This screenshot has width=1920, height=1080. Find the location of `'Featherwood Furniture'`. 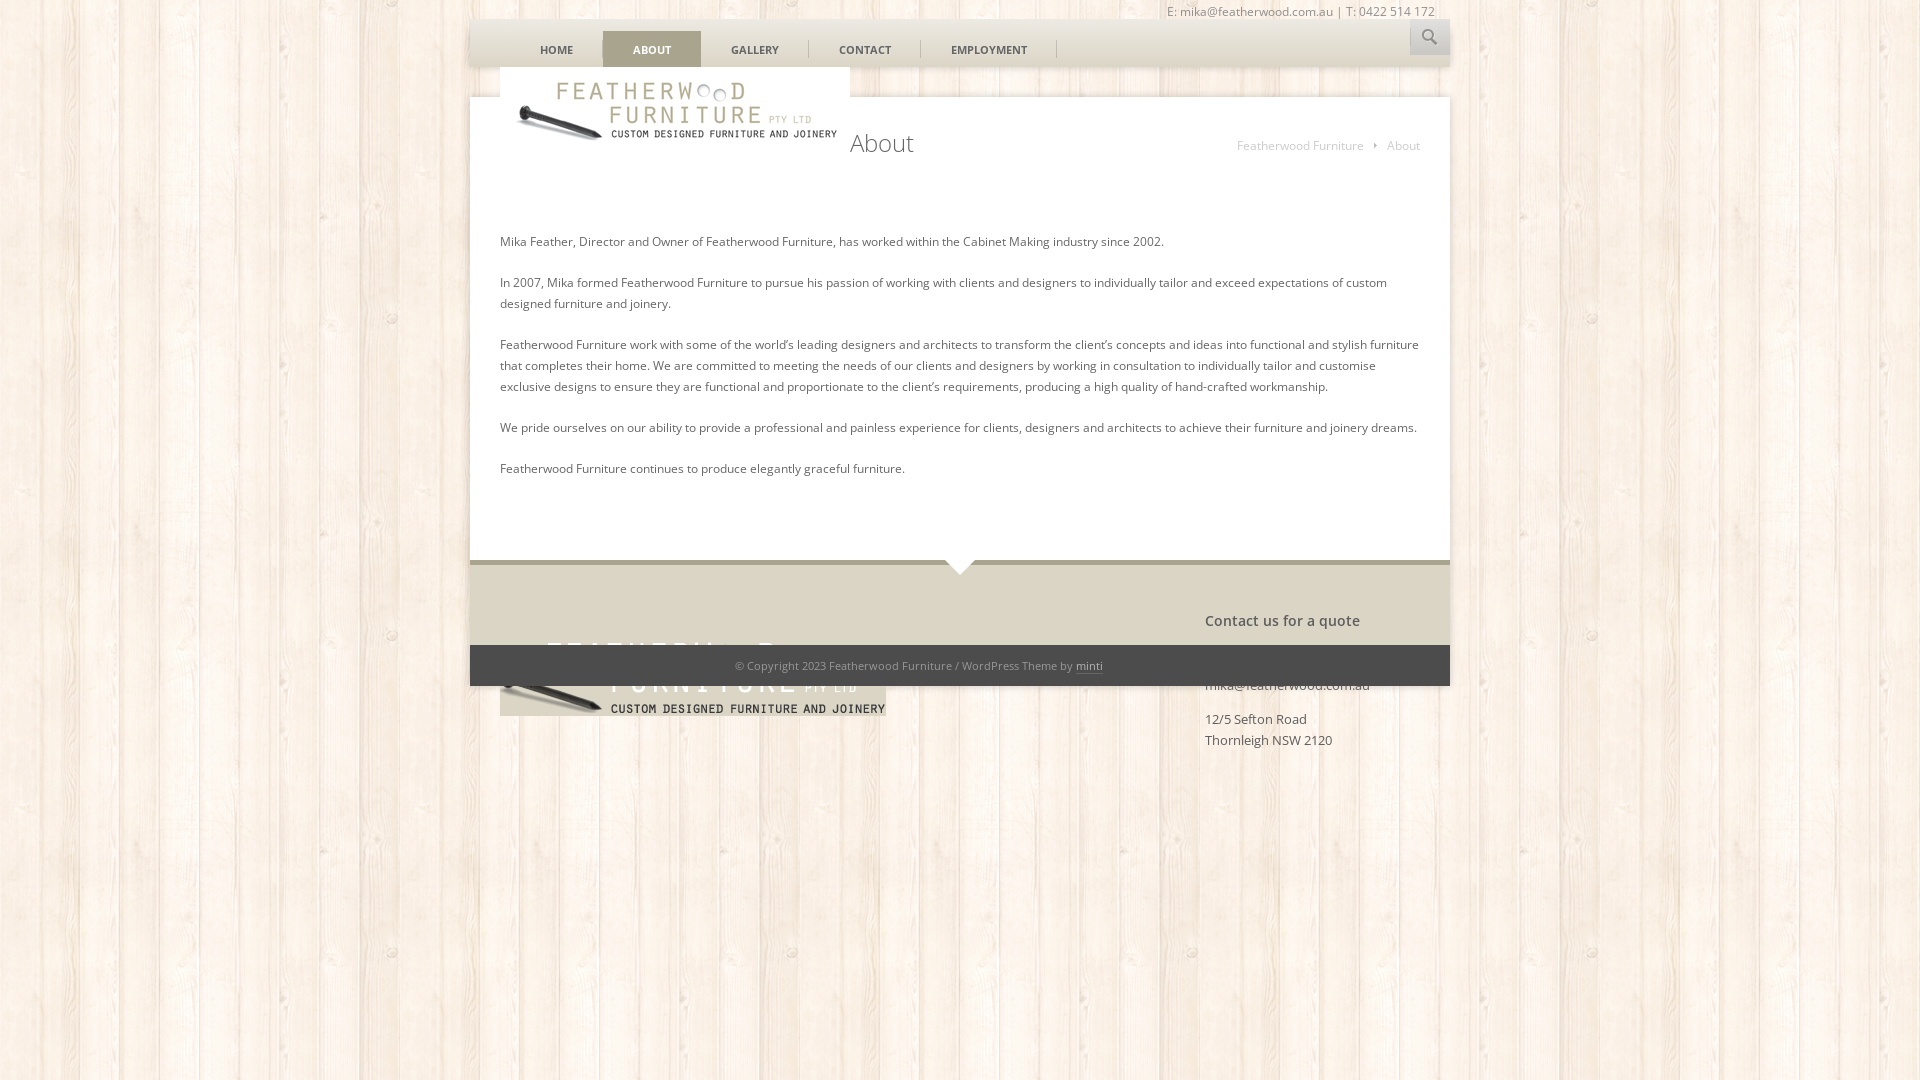

'Featherwood Furniture' is located at coordinates (1306, 144).